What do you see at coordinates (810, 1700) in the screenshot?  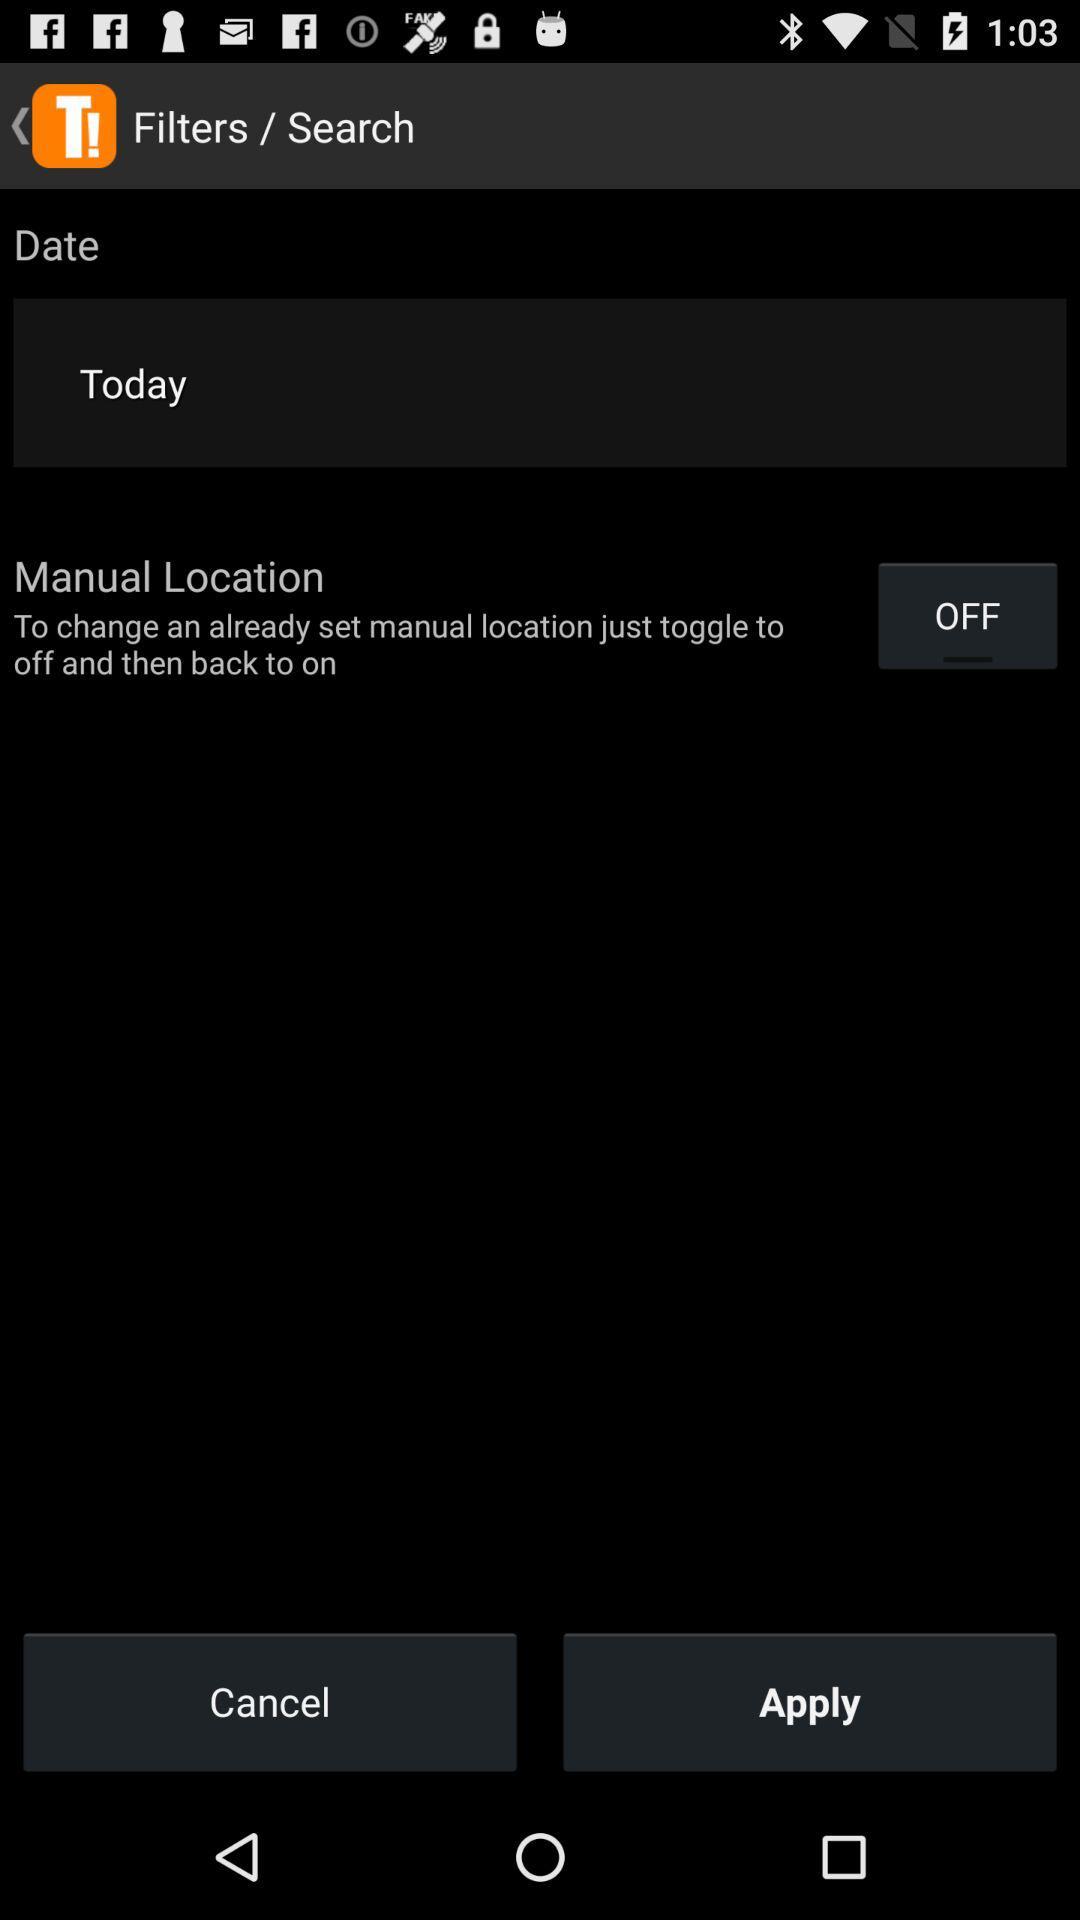 I see `item below to change an item` at bounding box center [810, 1700].